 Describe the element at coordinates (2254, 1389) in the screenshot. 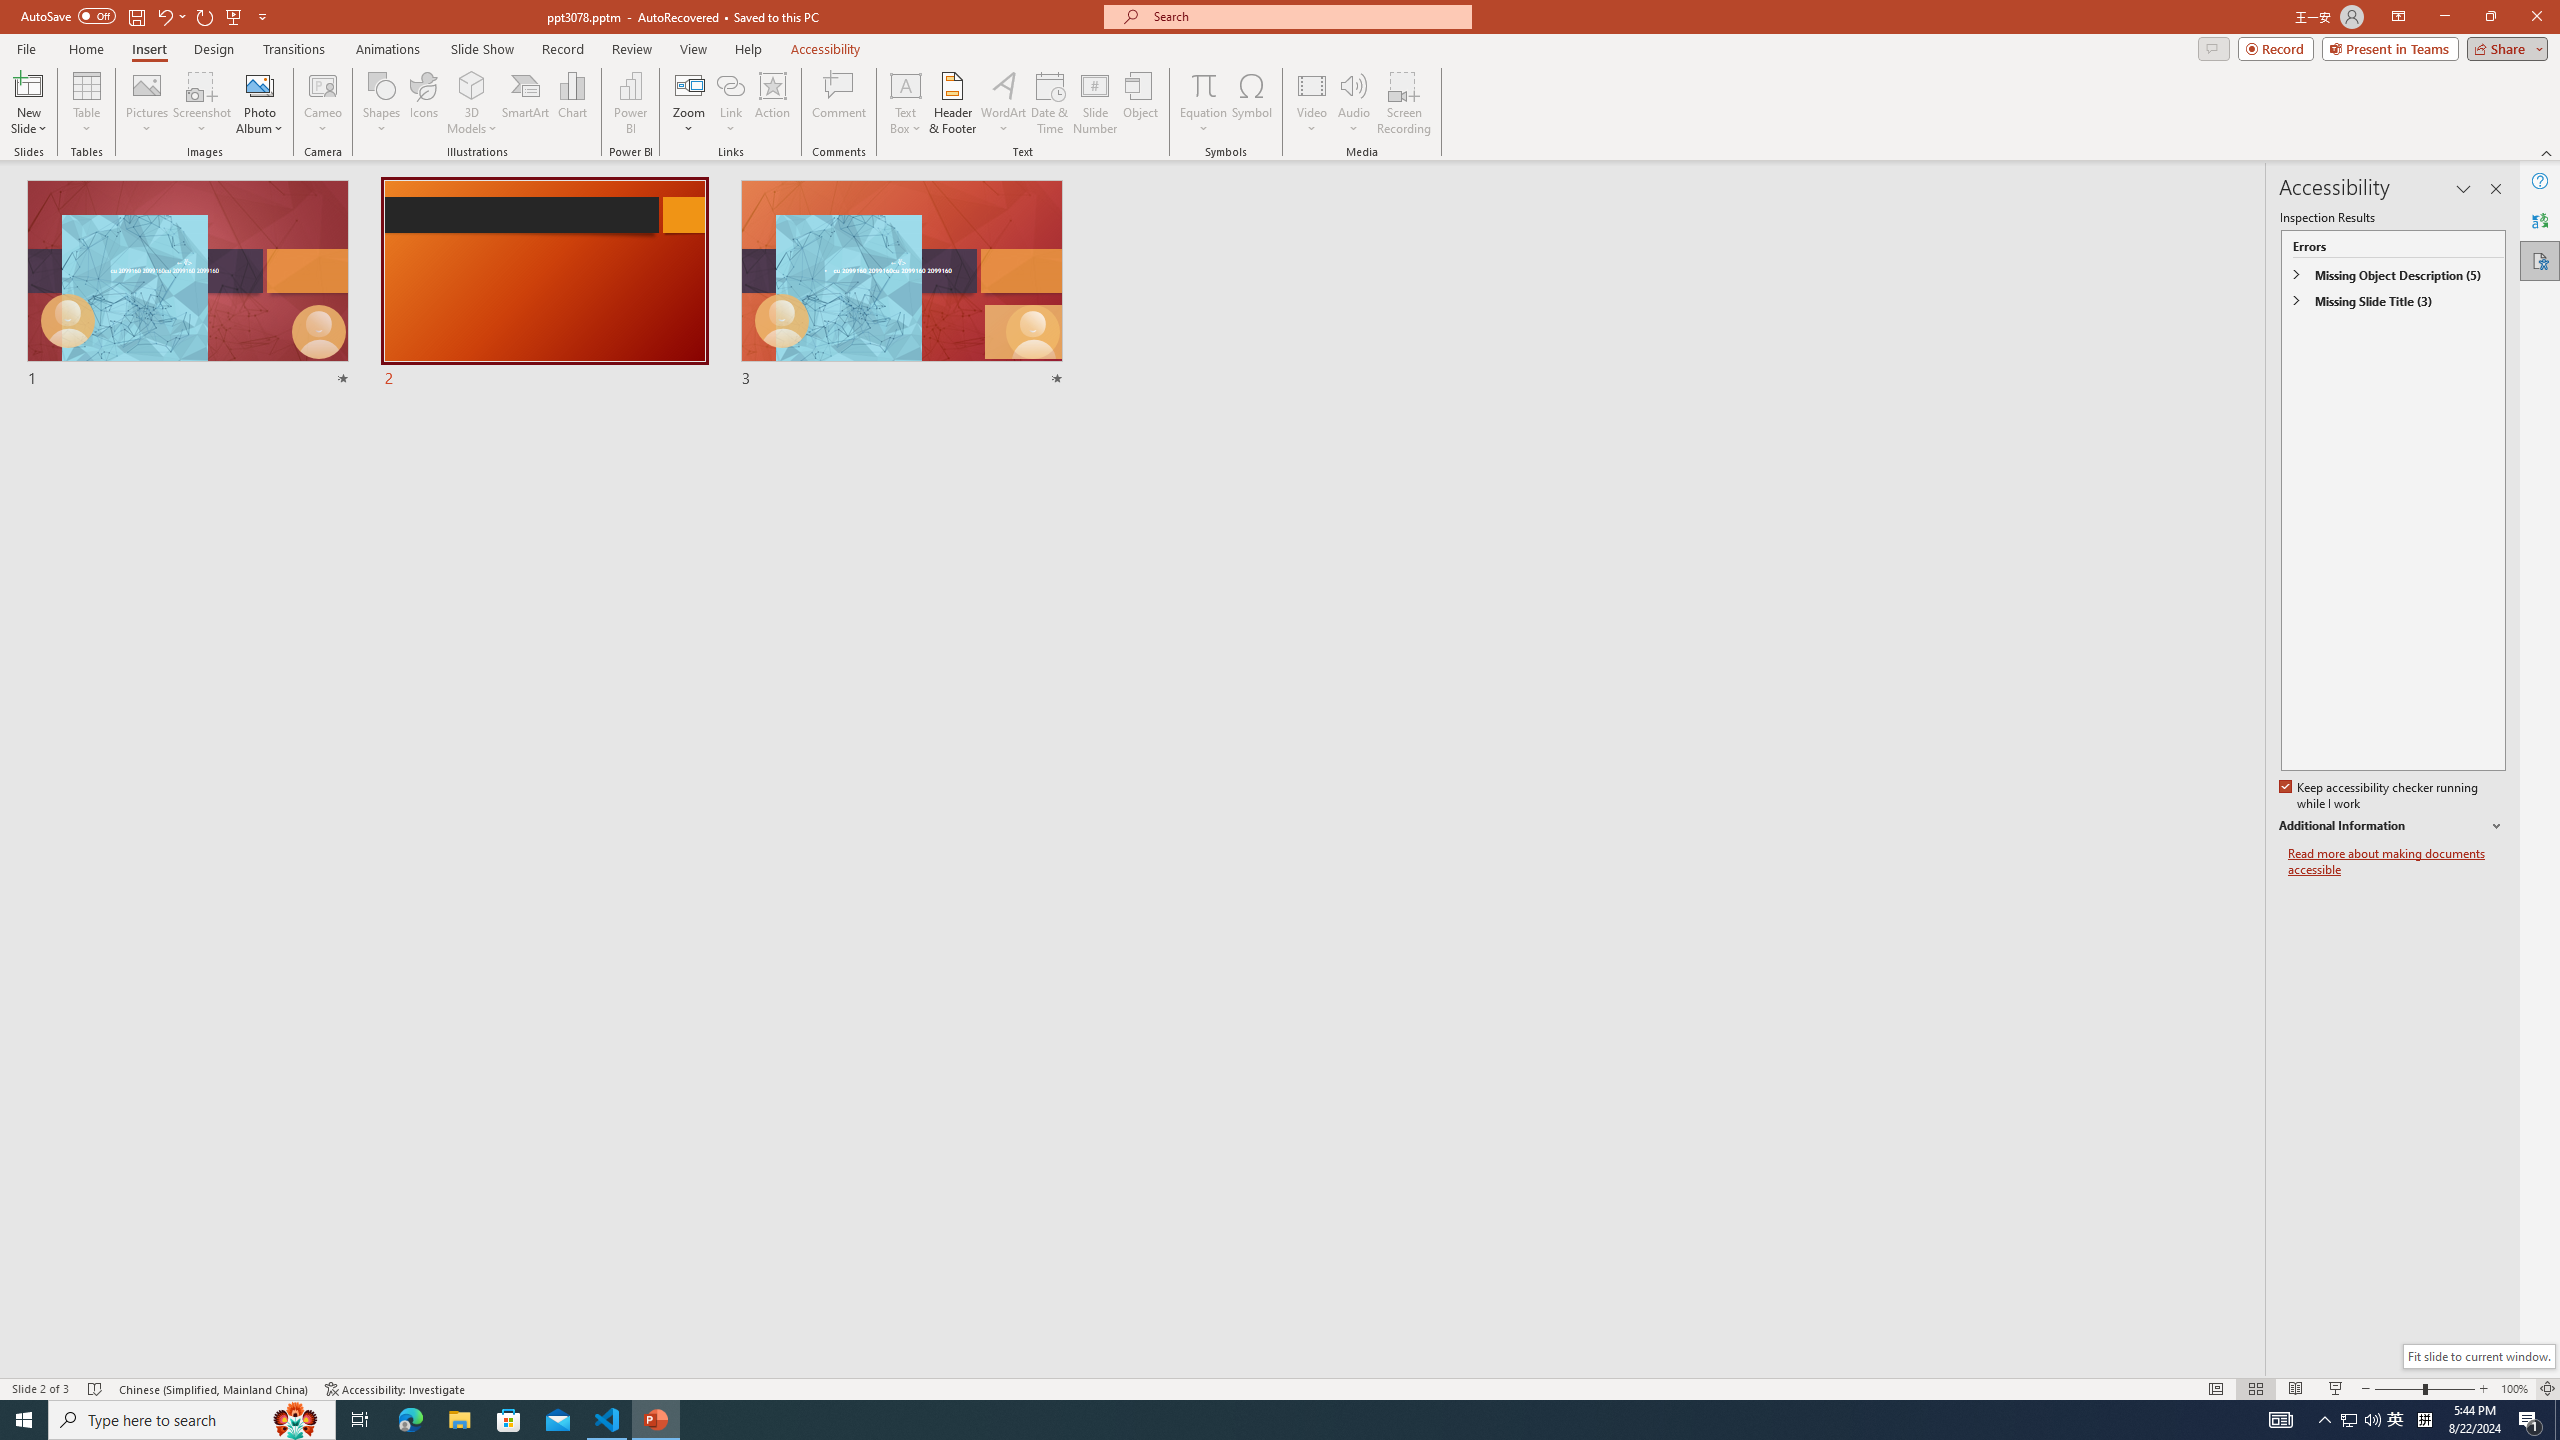

I see `'Slide Sorter'` at that location.